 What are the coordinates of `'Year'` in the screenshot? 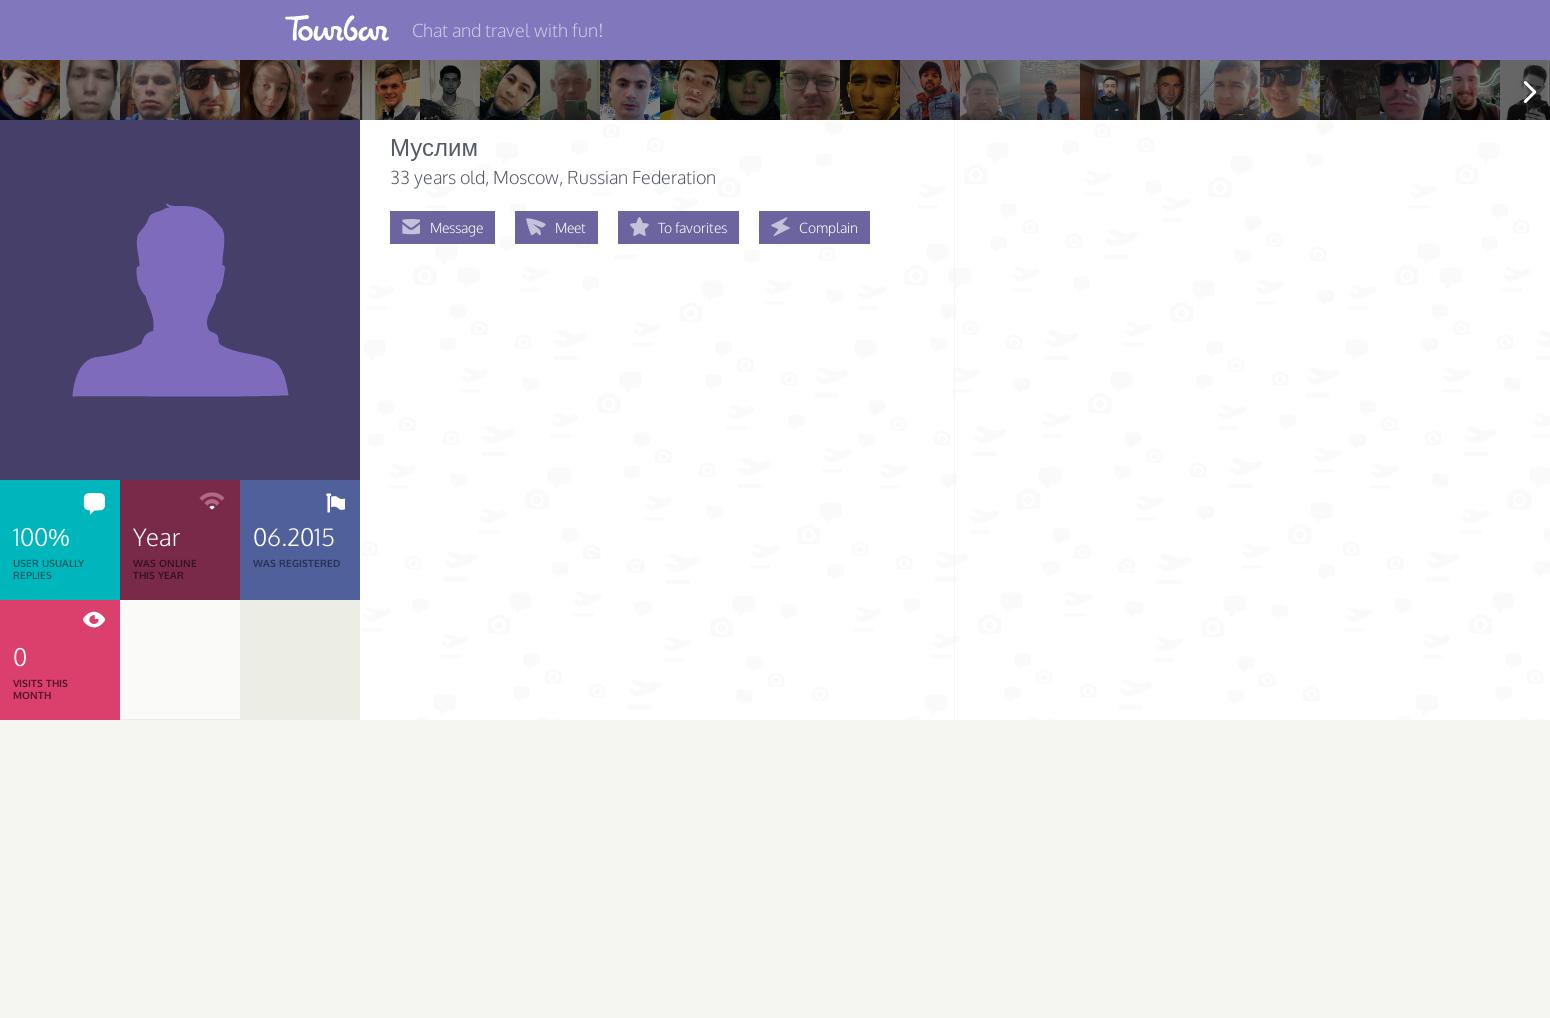 It's located at (132, 535).